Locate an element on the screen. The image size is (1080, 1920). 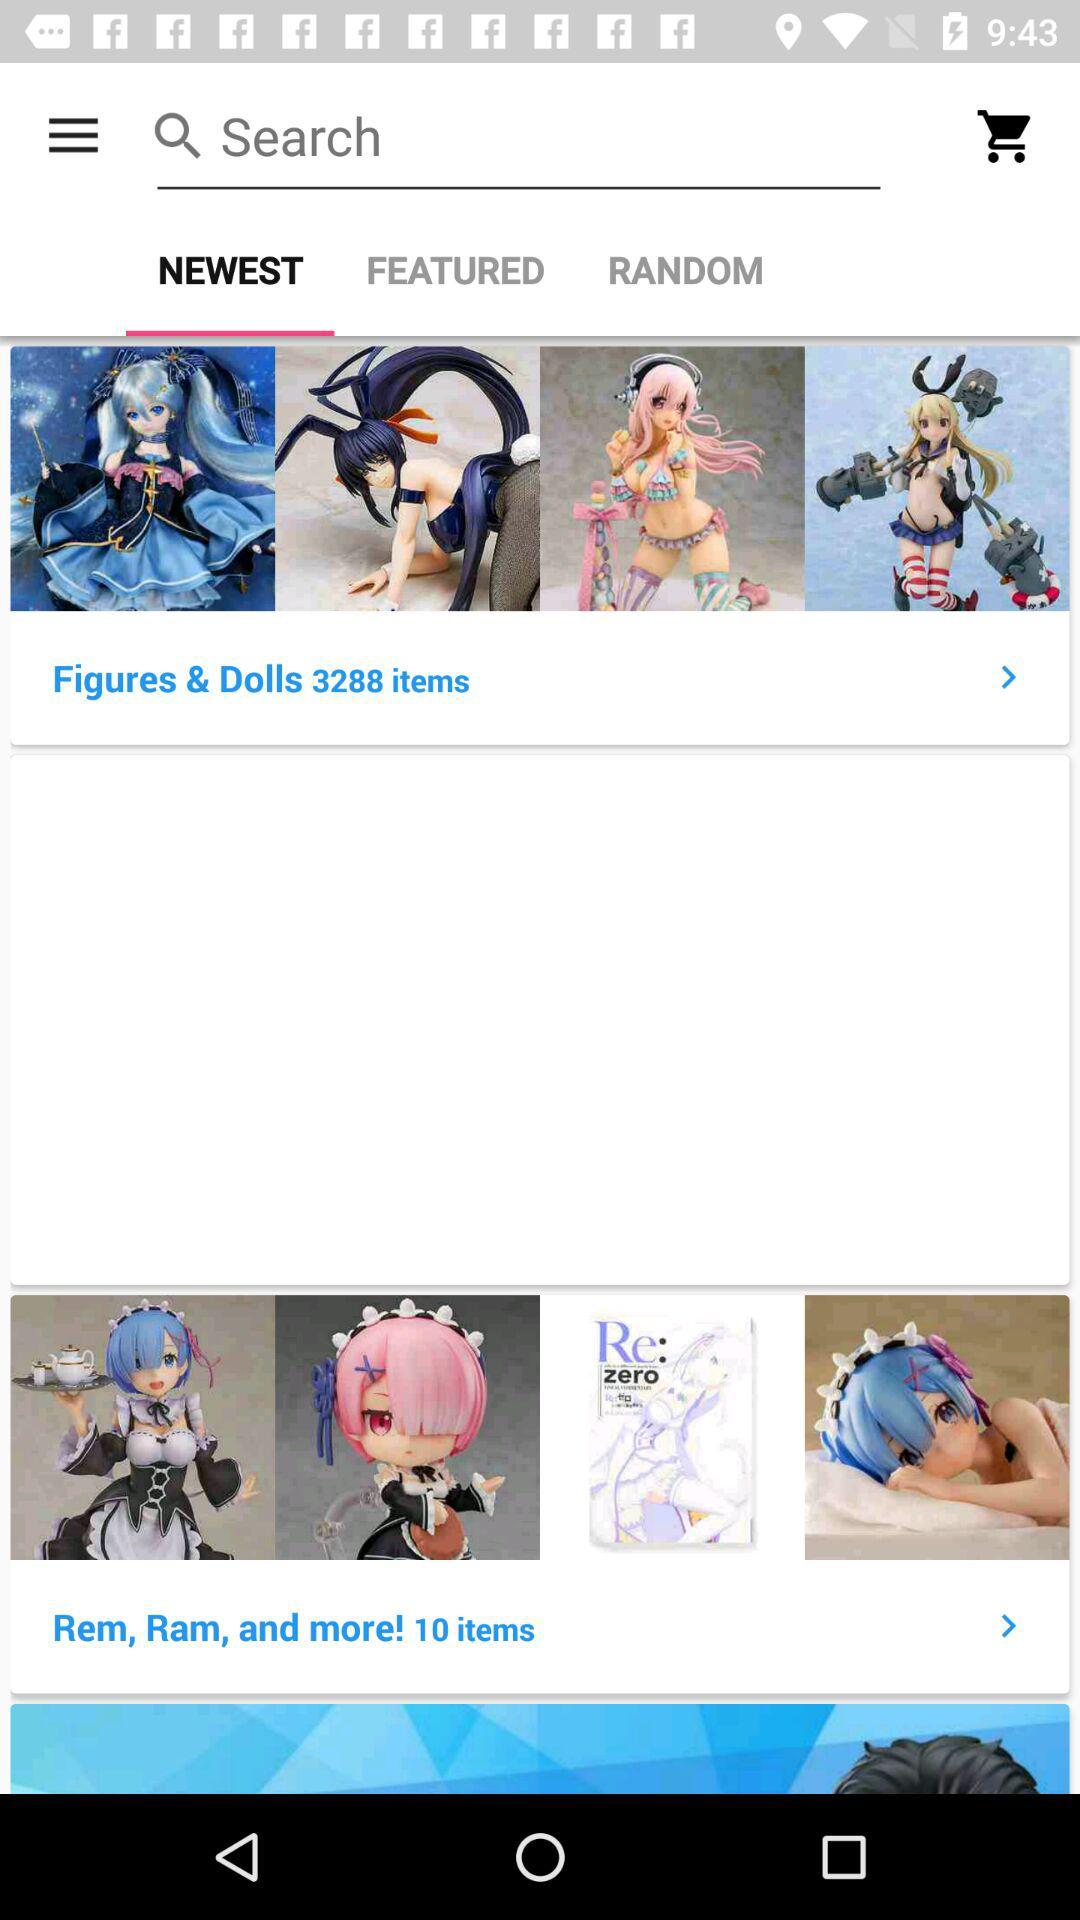
search bar is located at coordinates (518, 135).